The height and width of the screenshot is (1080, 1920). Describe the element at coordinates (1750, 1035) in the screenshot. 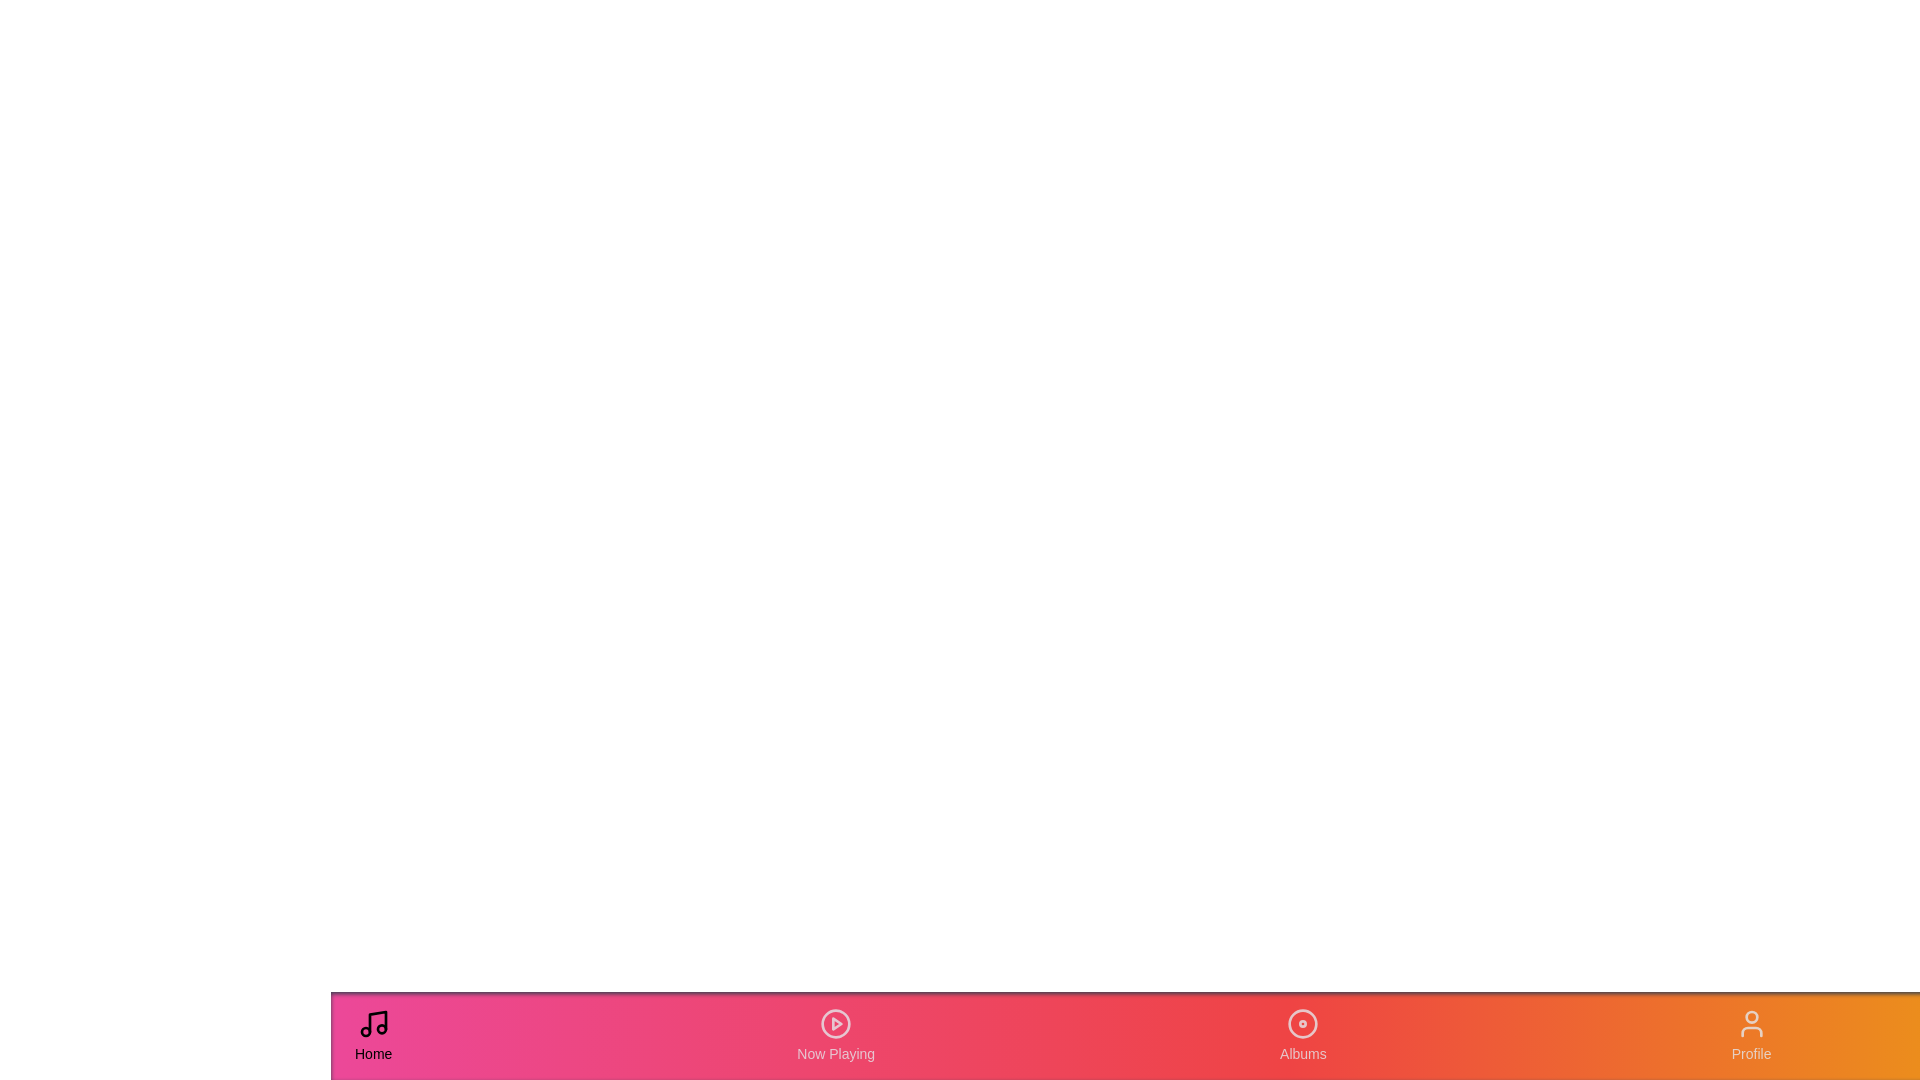

I see `the icon corresponding to Profile` at that location.